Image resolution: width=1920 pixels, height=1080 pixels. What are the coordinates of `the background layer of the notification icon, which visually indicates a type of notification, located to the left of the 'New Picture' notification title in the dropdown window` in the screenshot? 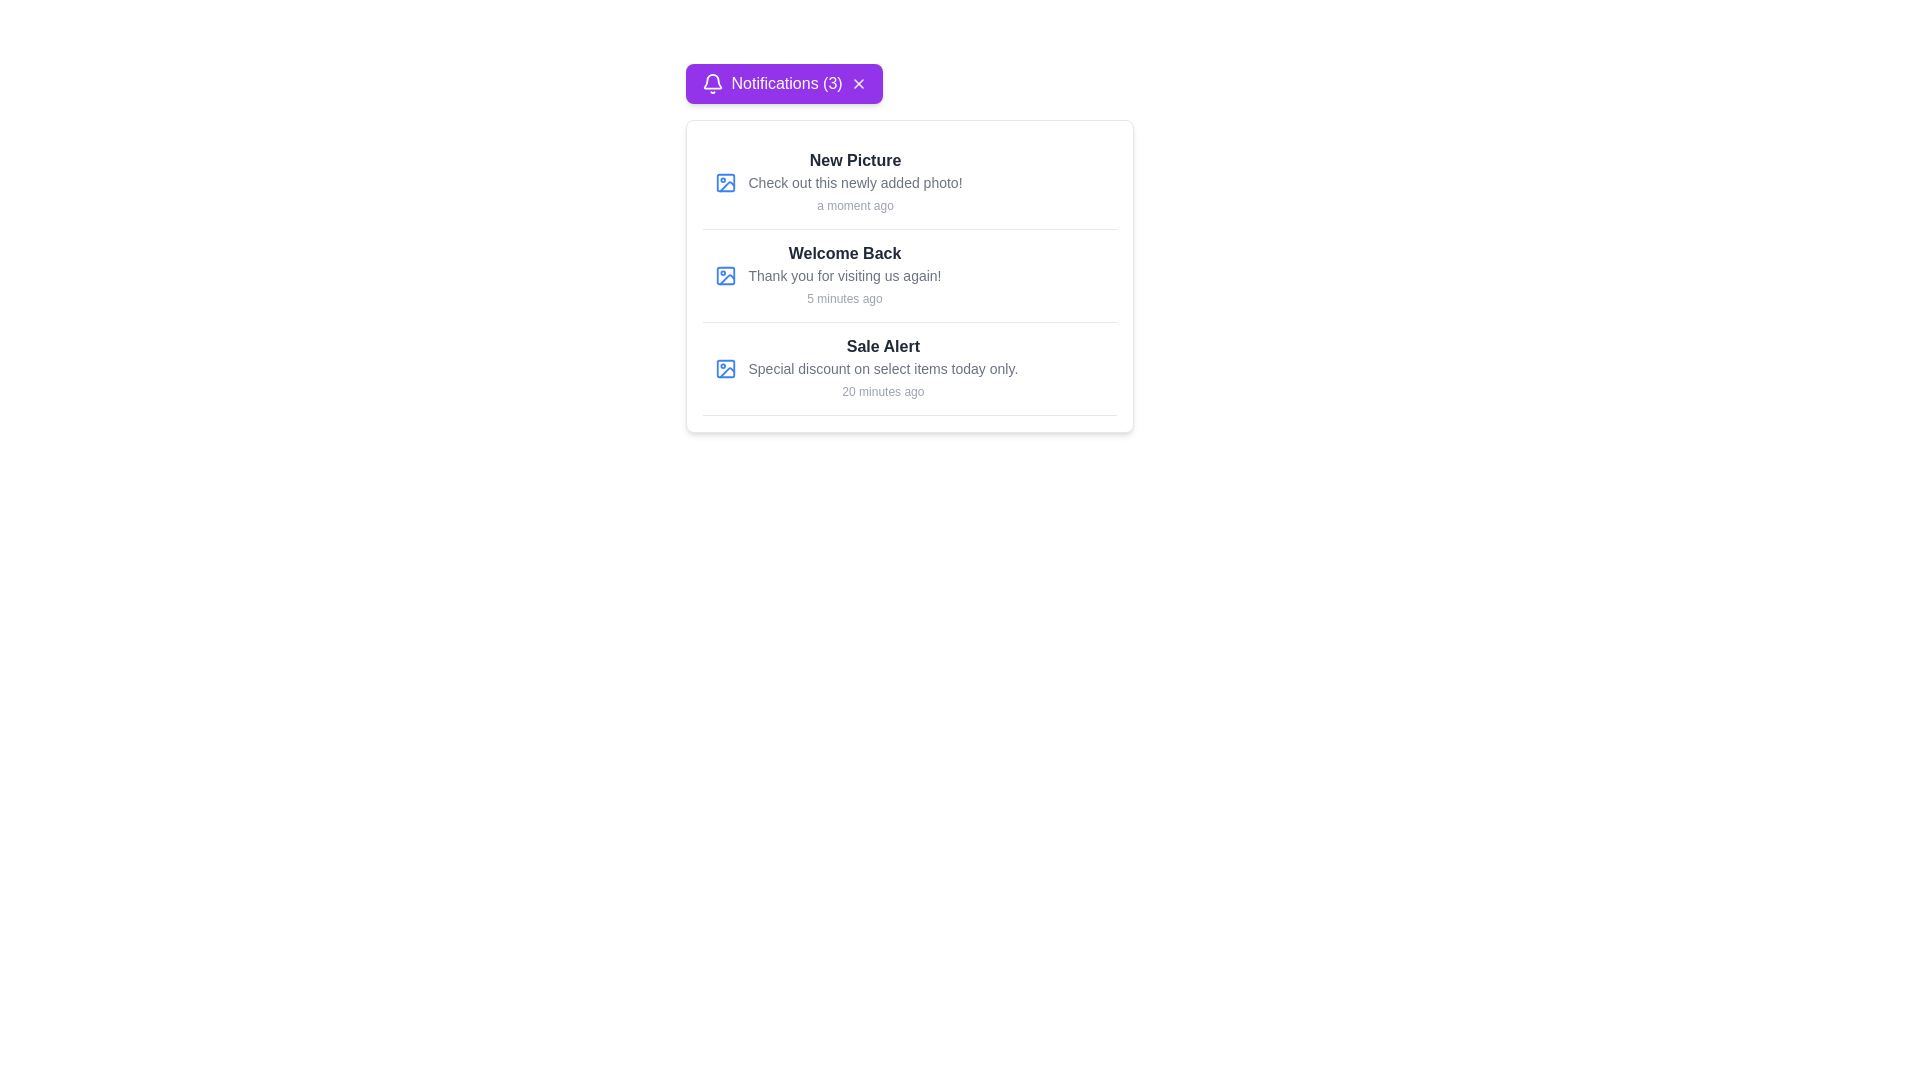 It's located at (724, 182).